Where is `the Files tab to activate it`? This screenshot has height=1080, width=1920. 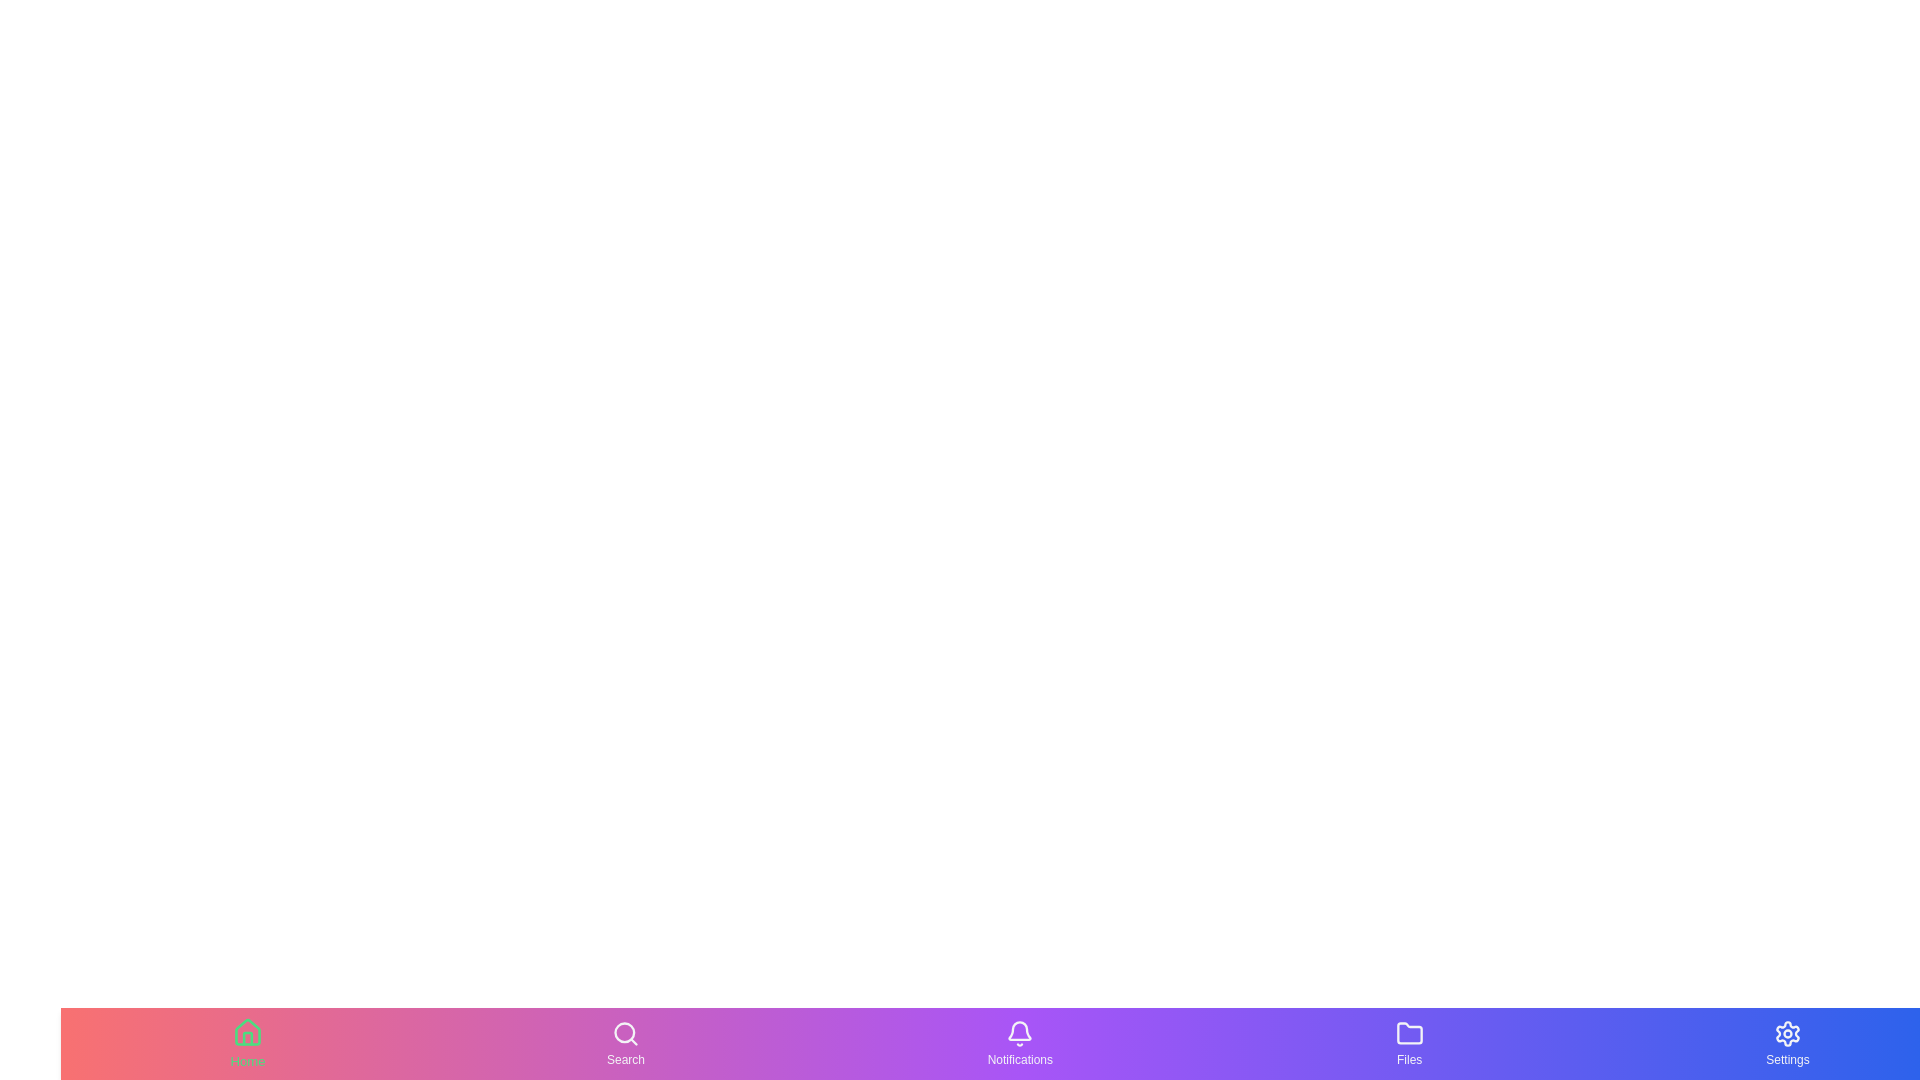
the Files tab to activate it is located at coordinates (1408, 1043).